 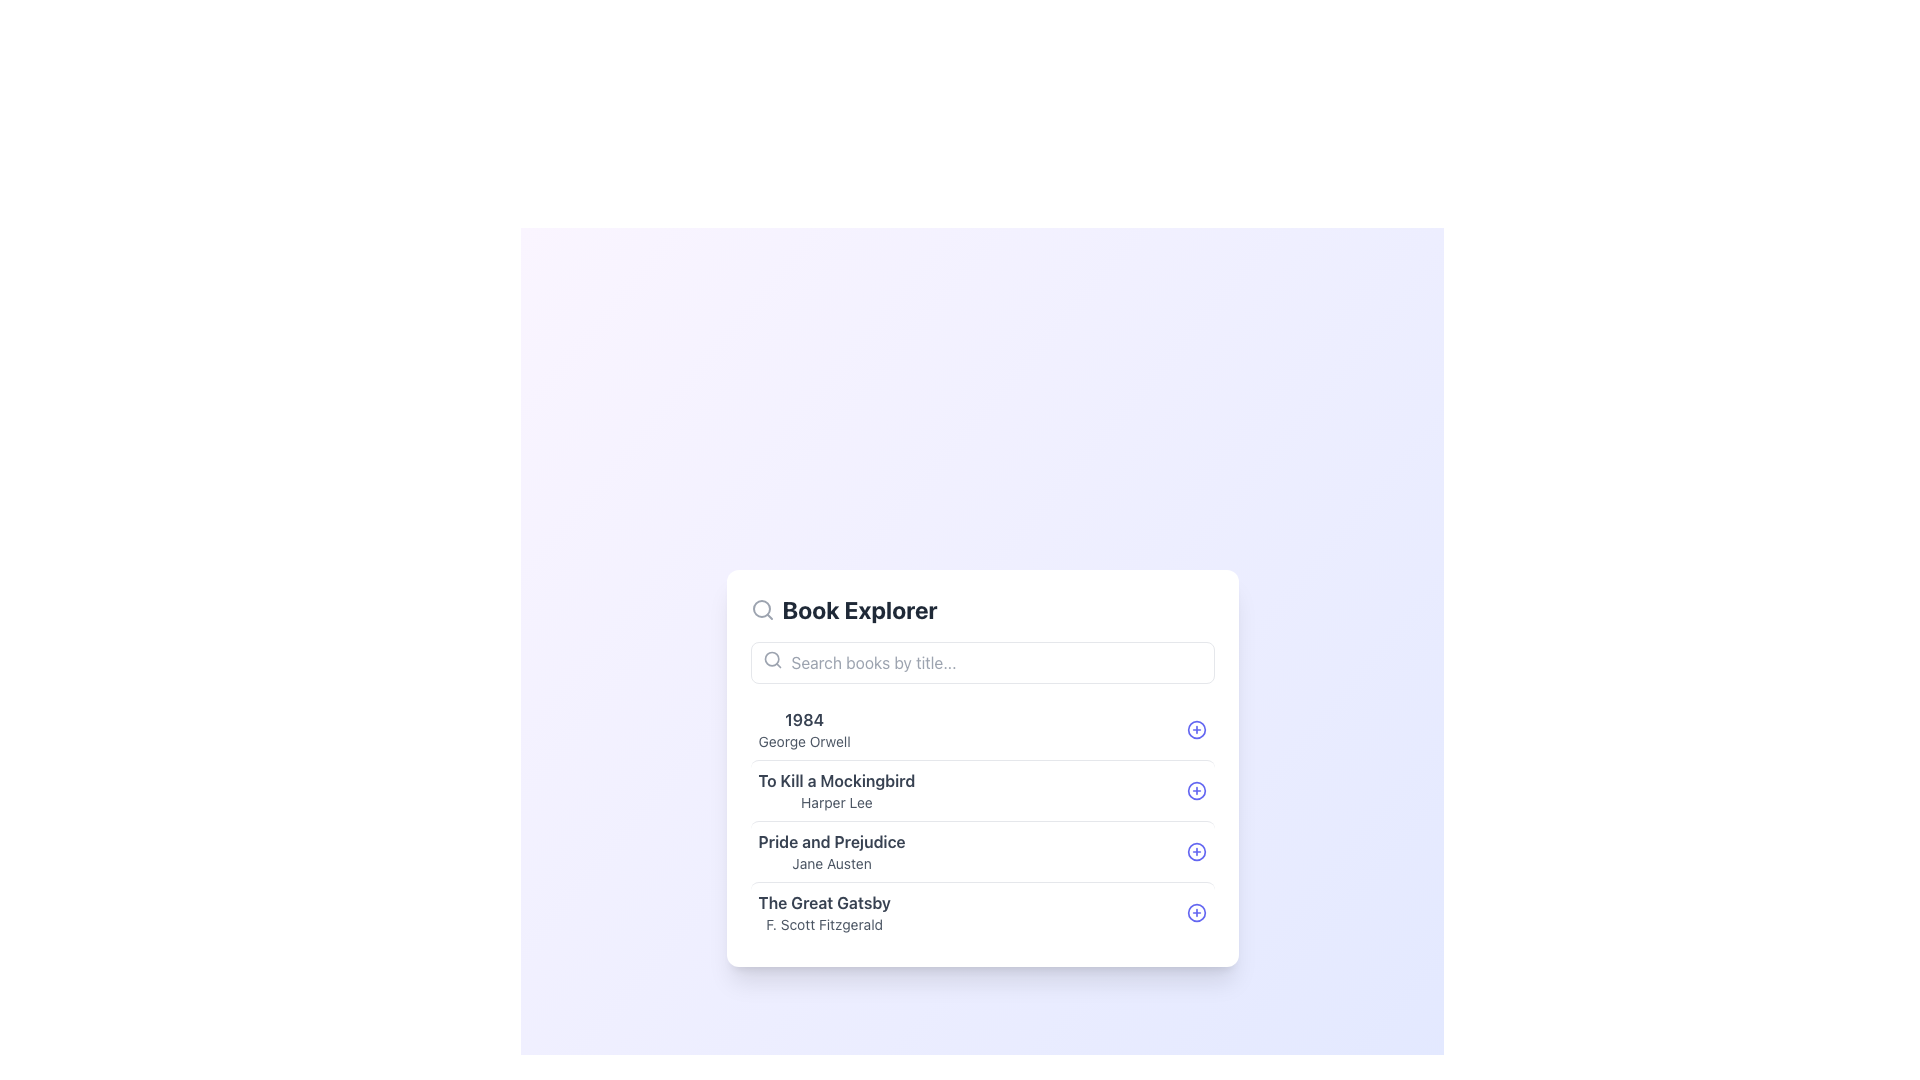 I want to click on the first List Item in the 'Book Explorer' section, which displays the title '1984' by George Orwell, so click(x=982, y=729).